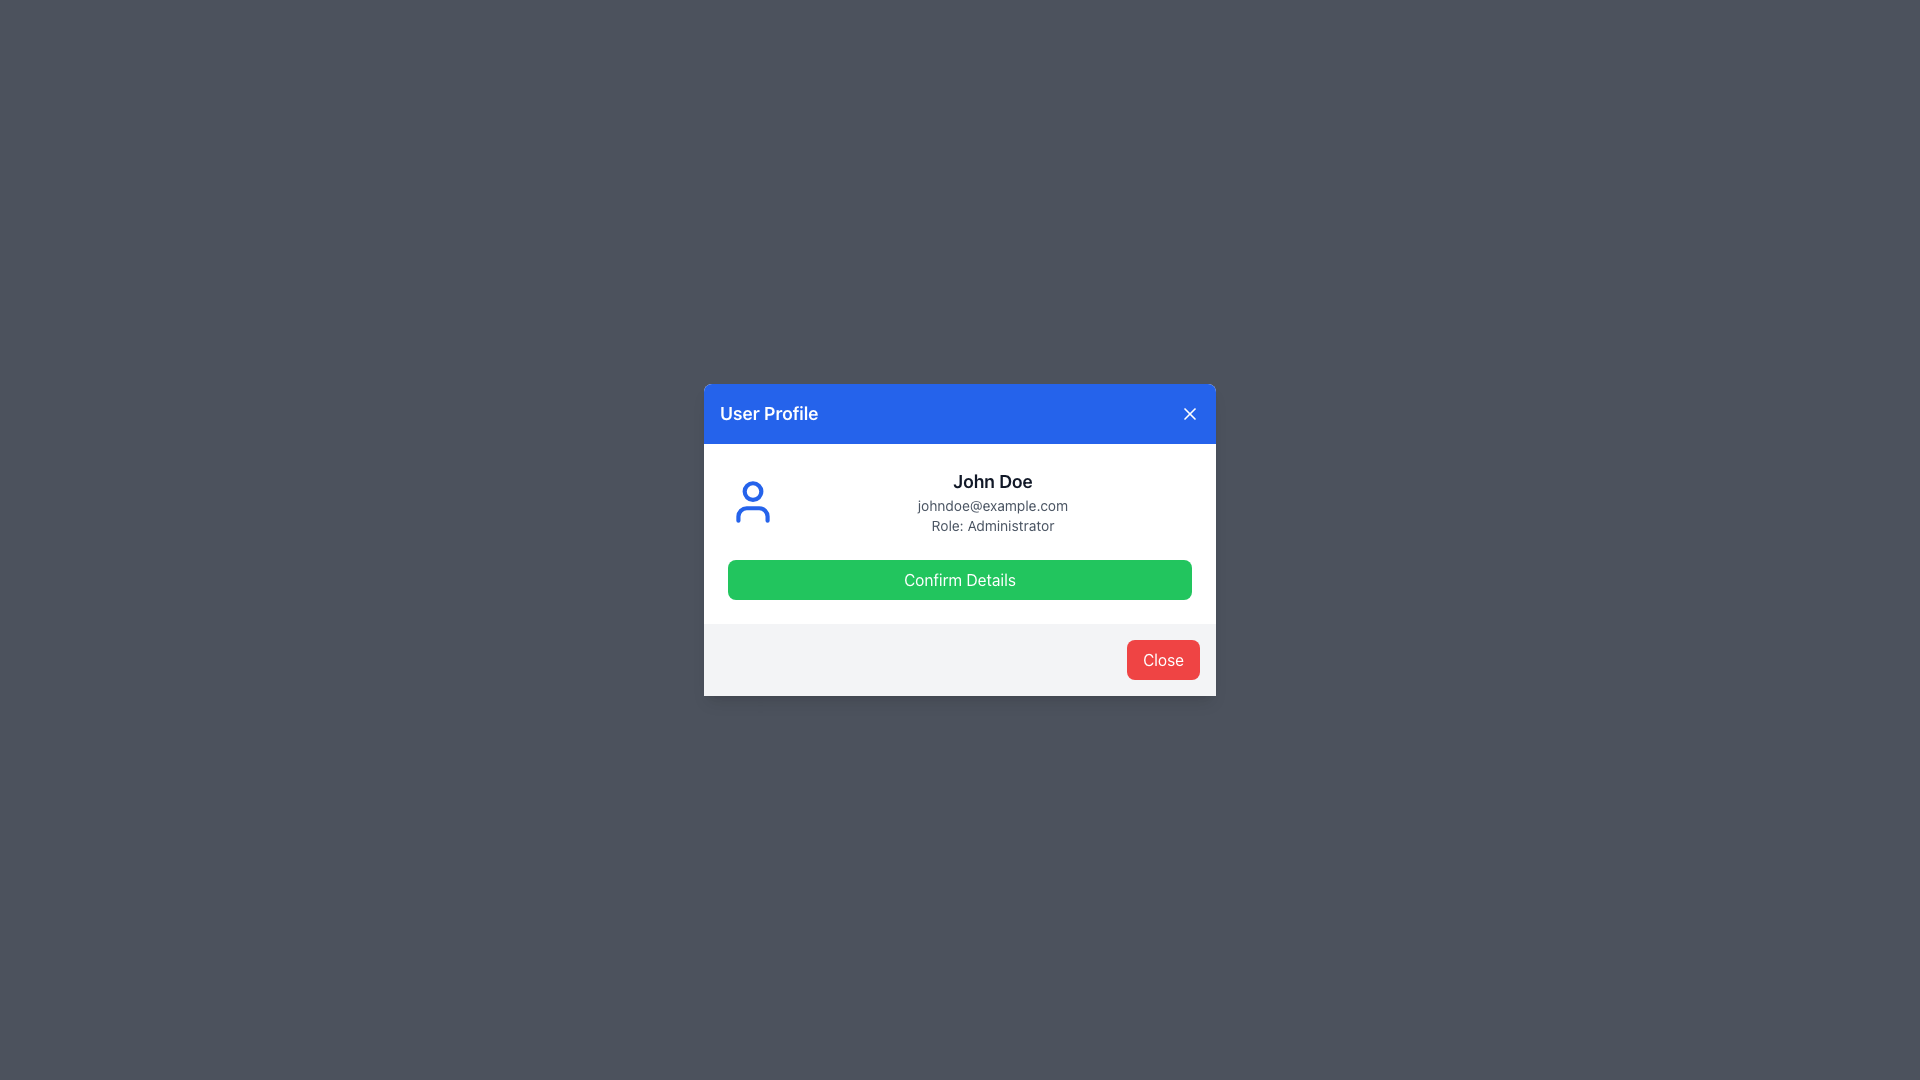 This screenshot has width=1920, height=1080. Describe the element at coordinates (960, 500) in the screenshot. I see `information displayed in the user profile block located in the middle of the dialog box, above the green 'Confirm Details' button` at that location.